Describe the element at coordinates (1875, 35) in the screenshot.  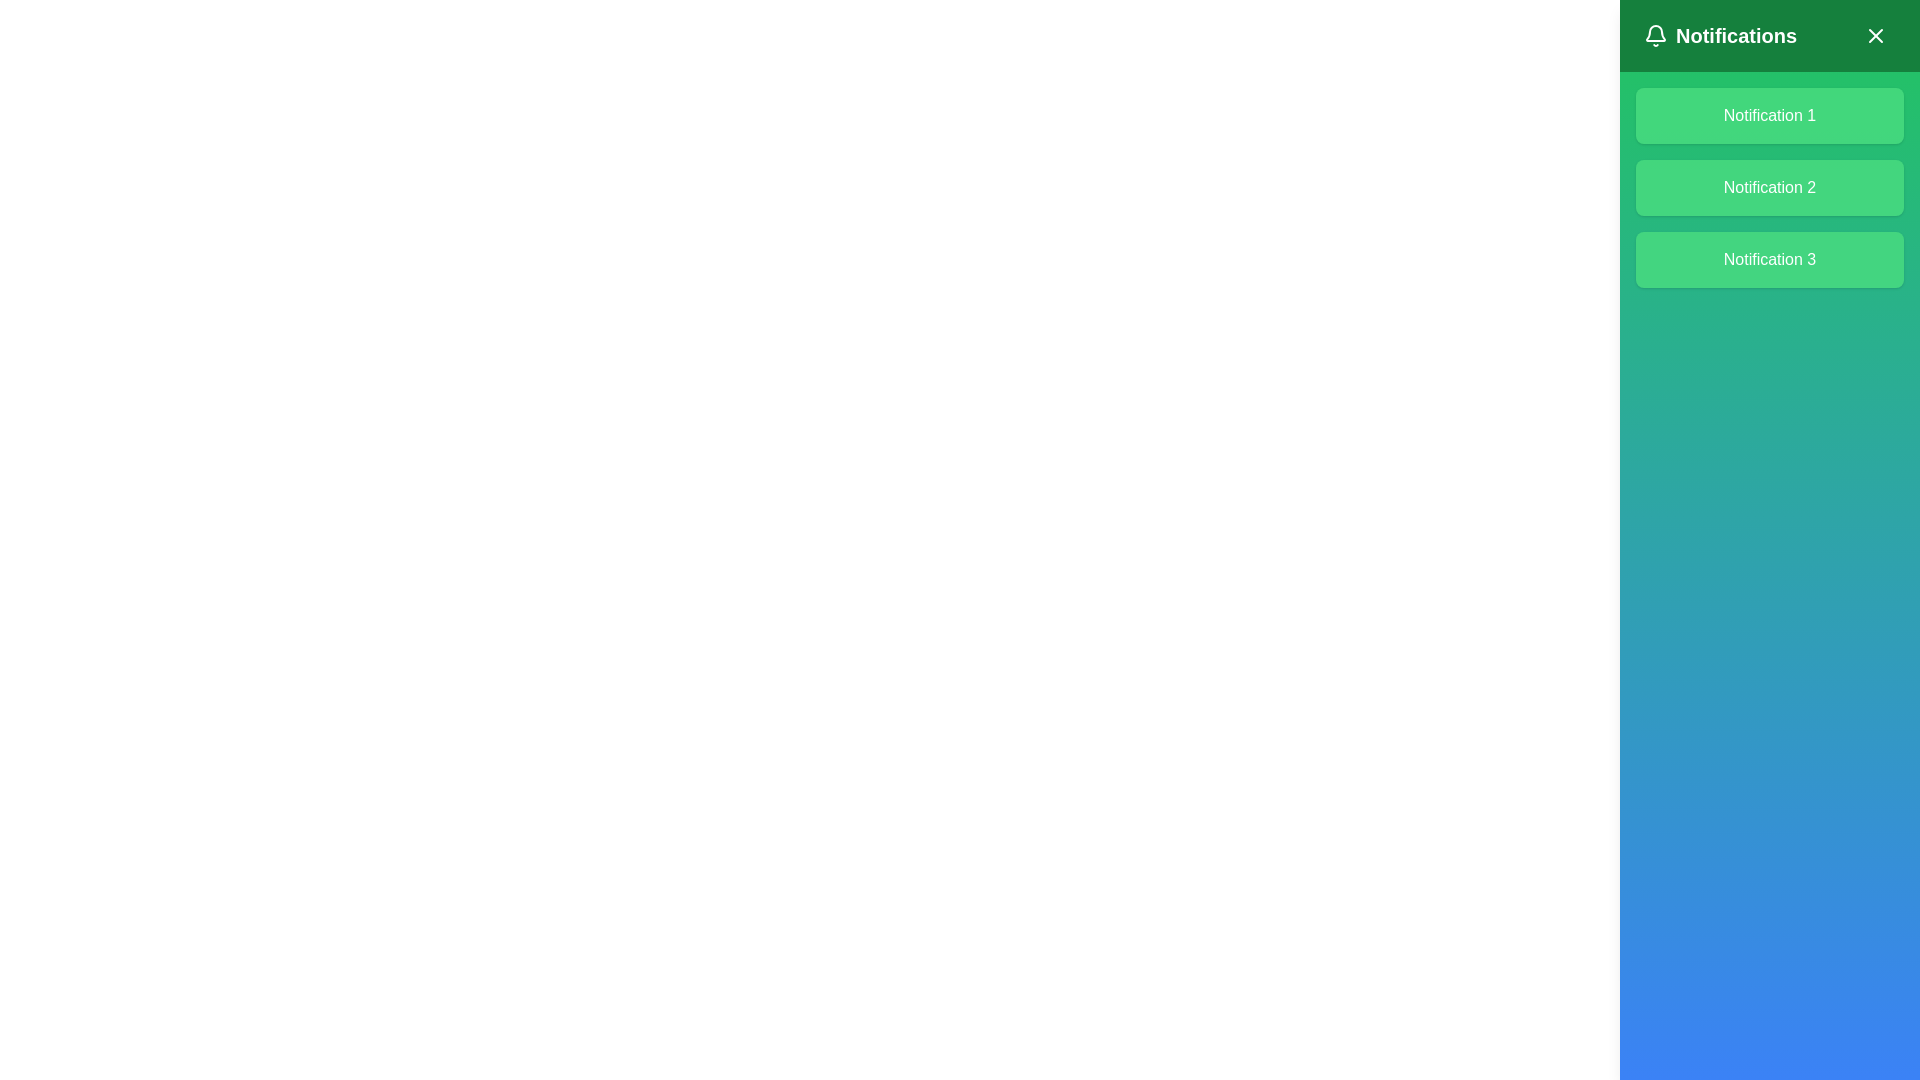
I see `the small close button represented by an 'X' icon, which is white on a green background, located in the top-right corner of the 'Notifications' header bar` at that location.